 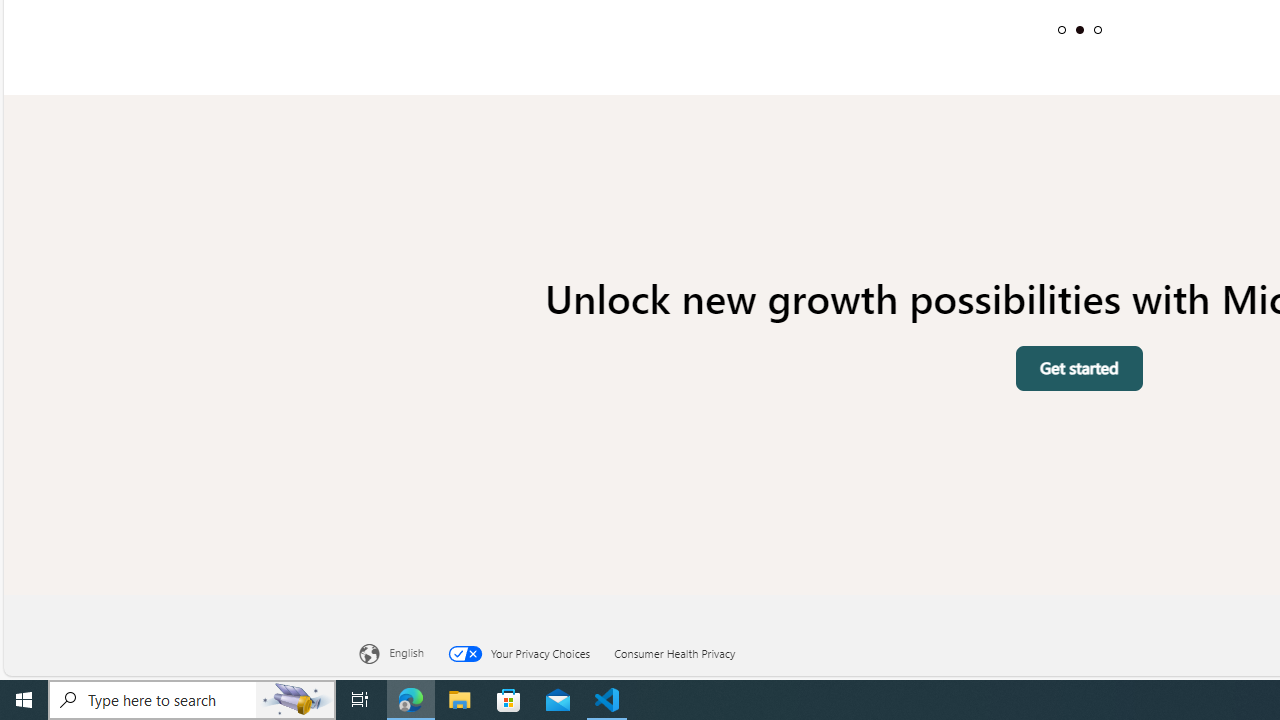 I want to click on 'Slide 1', so click(x=1060, y=29).